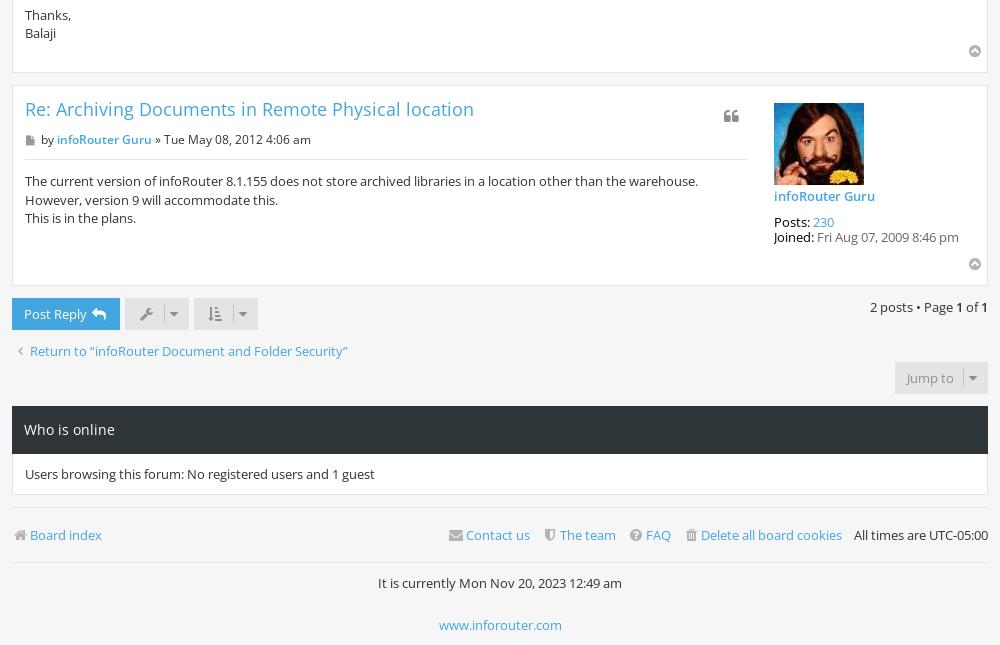 The width and height of the screenshot is (1000, 645). Describe the element at coordinates (886, 235) in the screenshot. I see `'Fri Aug 07, 2009 8:46 pm'` at that location.